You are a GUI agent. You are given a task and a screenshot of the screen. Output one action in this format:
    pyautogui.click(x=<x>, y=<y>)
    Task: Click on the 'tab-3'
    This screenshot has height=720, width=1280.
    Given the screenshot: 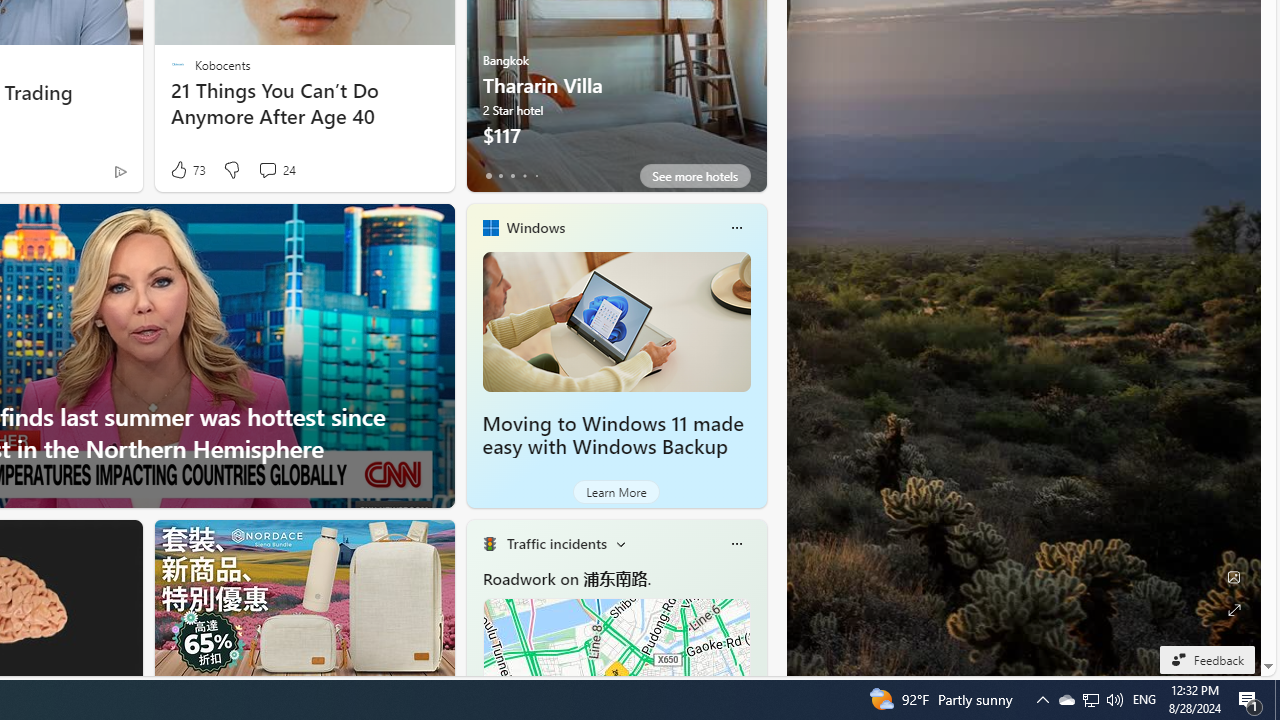 What is the action you would take?
    pyautogui.click(x=524, y=175)
    